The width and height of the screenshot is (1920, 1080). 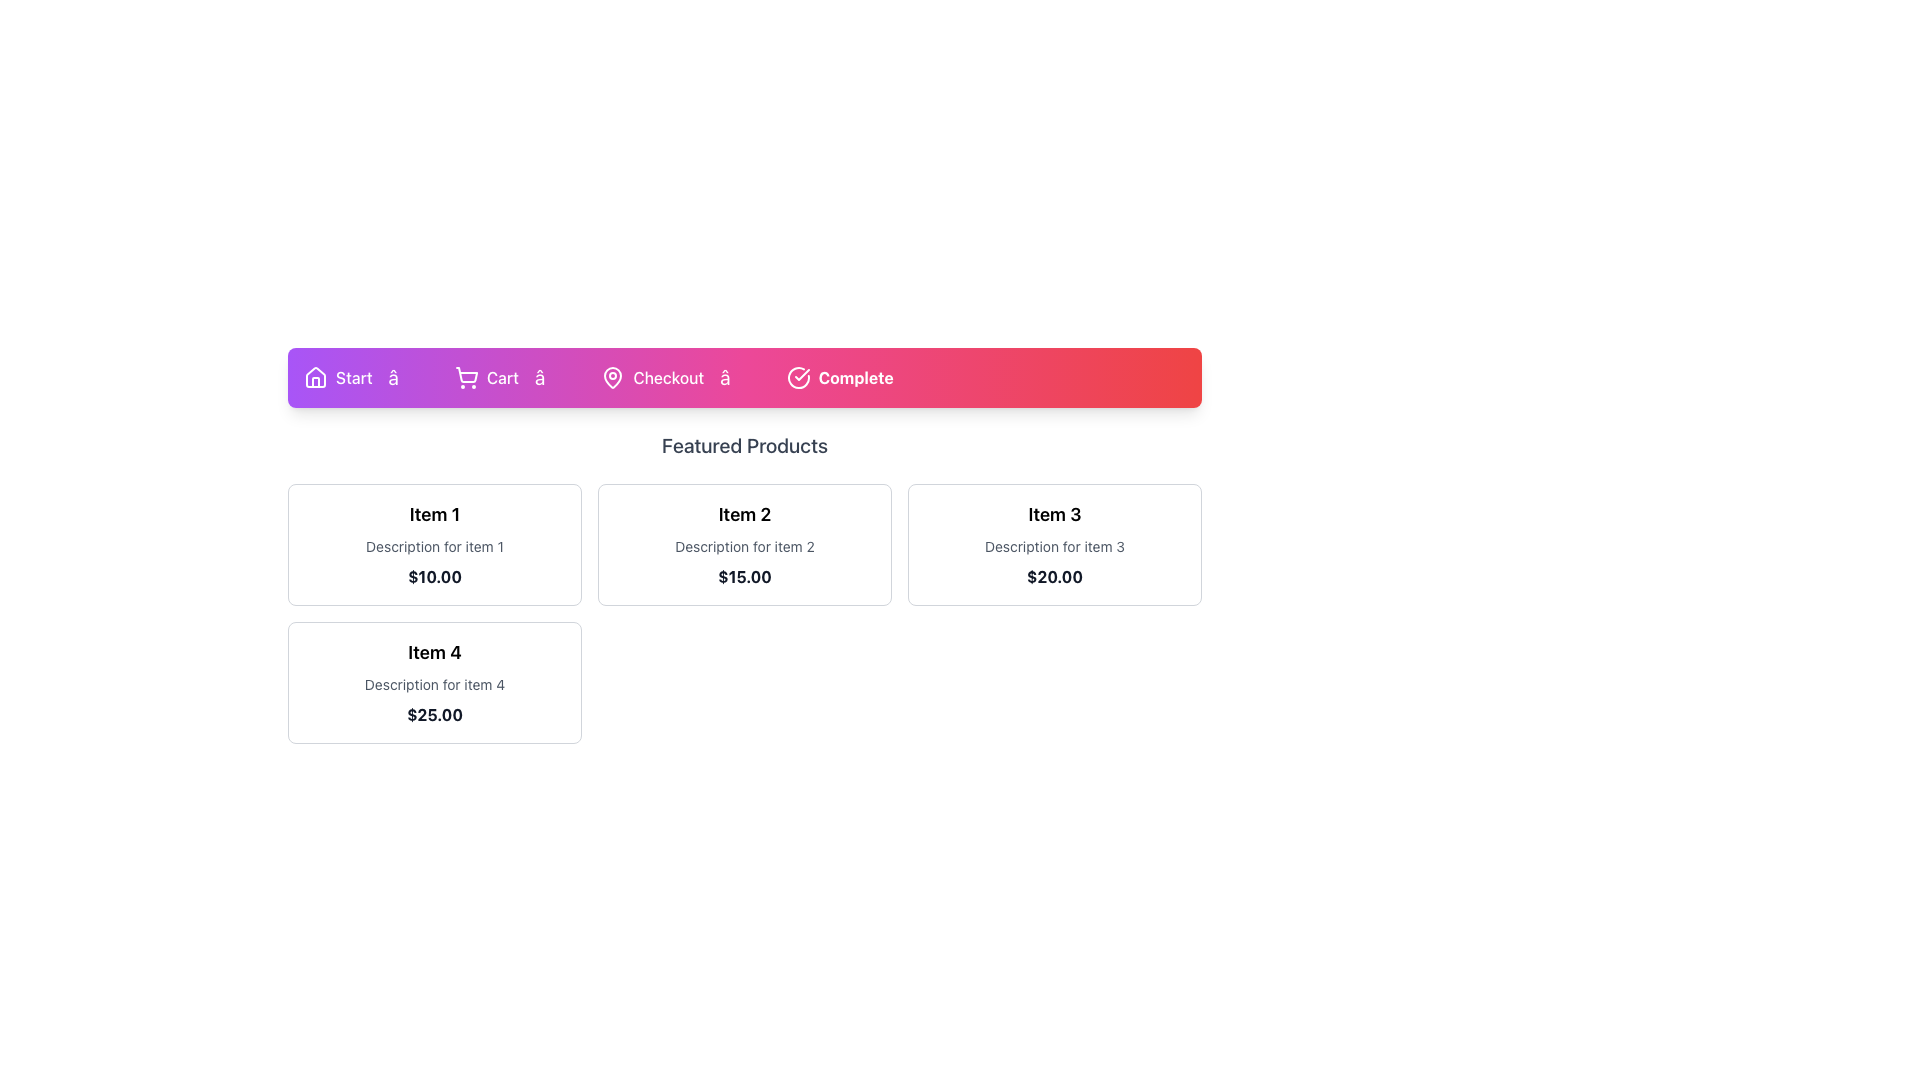 What do you see at coordinates (743, 547) in the screenshot?
I see `text label displaying 'Description for item 2' located below the title 'Item 2' and above the price '$15.00' in the 'Featured Products' section` at bounding box center [743, 547].